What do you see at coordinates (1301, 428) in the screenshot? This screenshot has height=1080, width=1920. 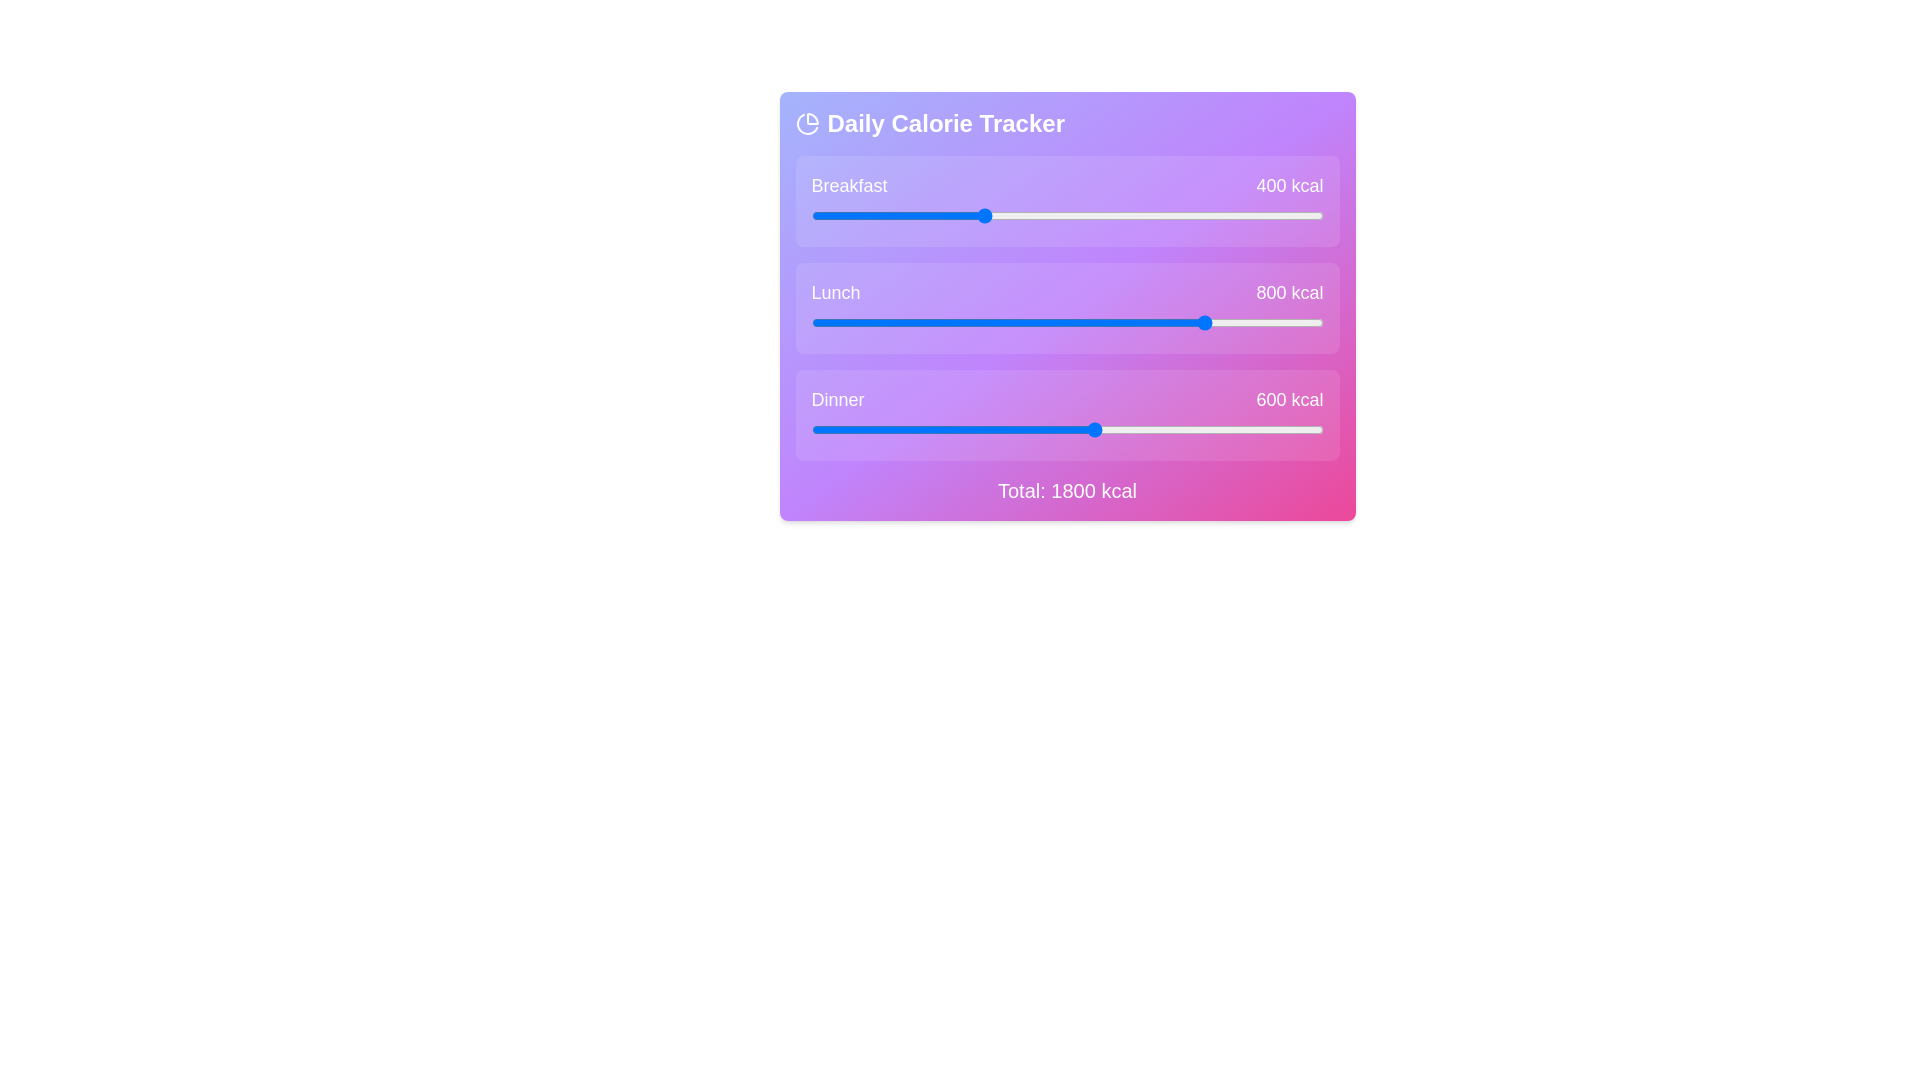 I see `the dinner calorie slider` at bounding box center [1301, 428].